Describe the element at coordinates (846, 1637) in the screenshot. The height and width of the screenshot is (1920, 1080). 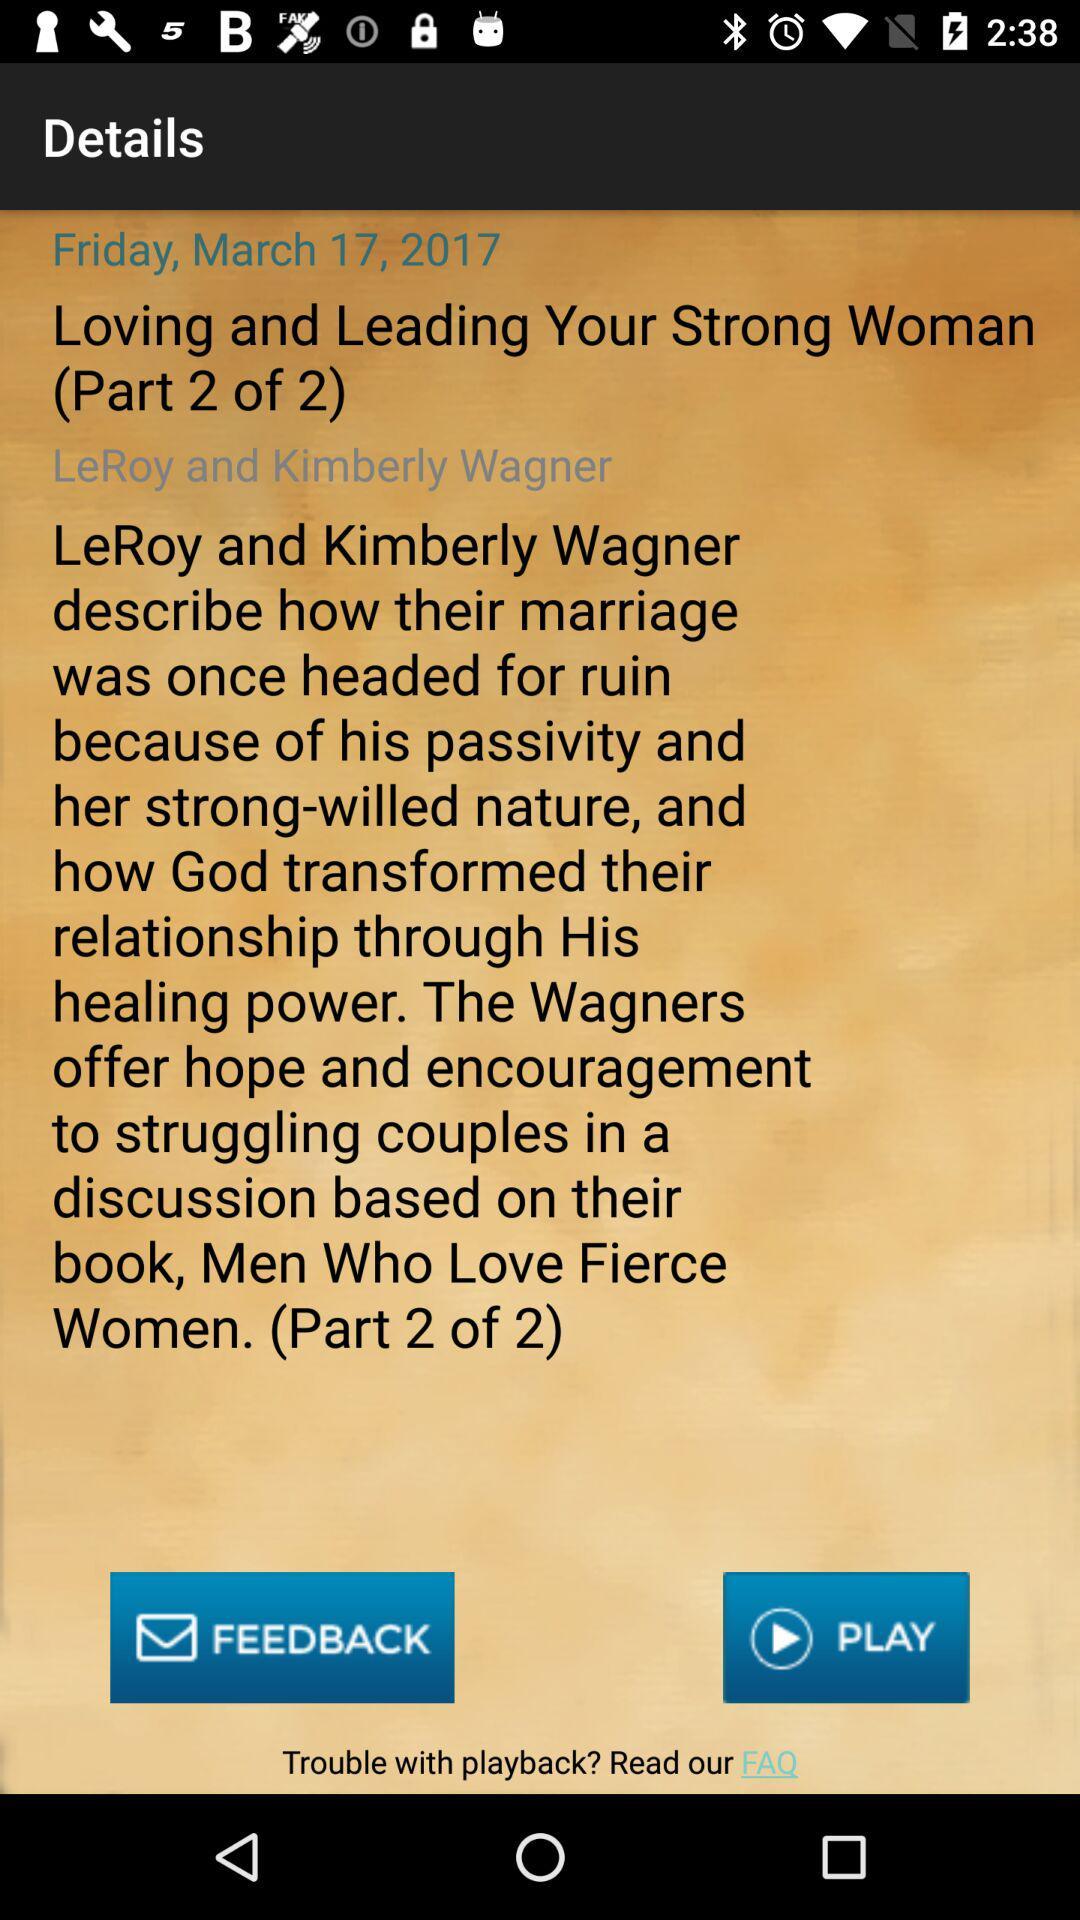
I see `the item below the leroy and kimberly item` at that location.